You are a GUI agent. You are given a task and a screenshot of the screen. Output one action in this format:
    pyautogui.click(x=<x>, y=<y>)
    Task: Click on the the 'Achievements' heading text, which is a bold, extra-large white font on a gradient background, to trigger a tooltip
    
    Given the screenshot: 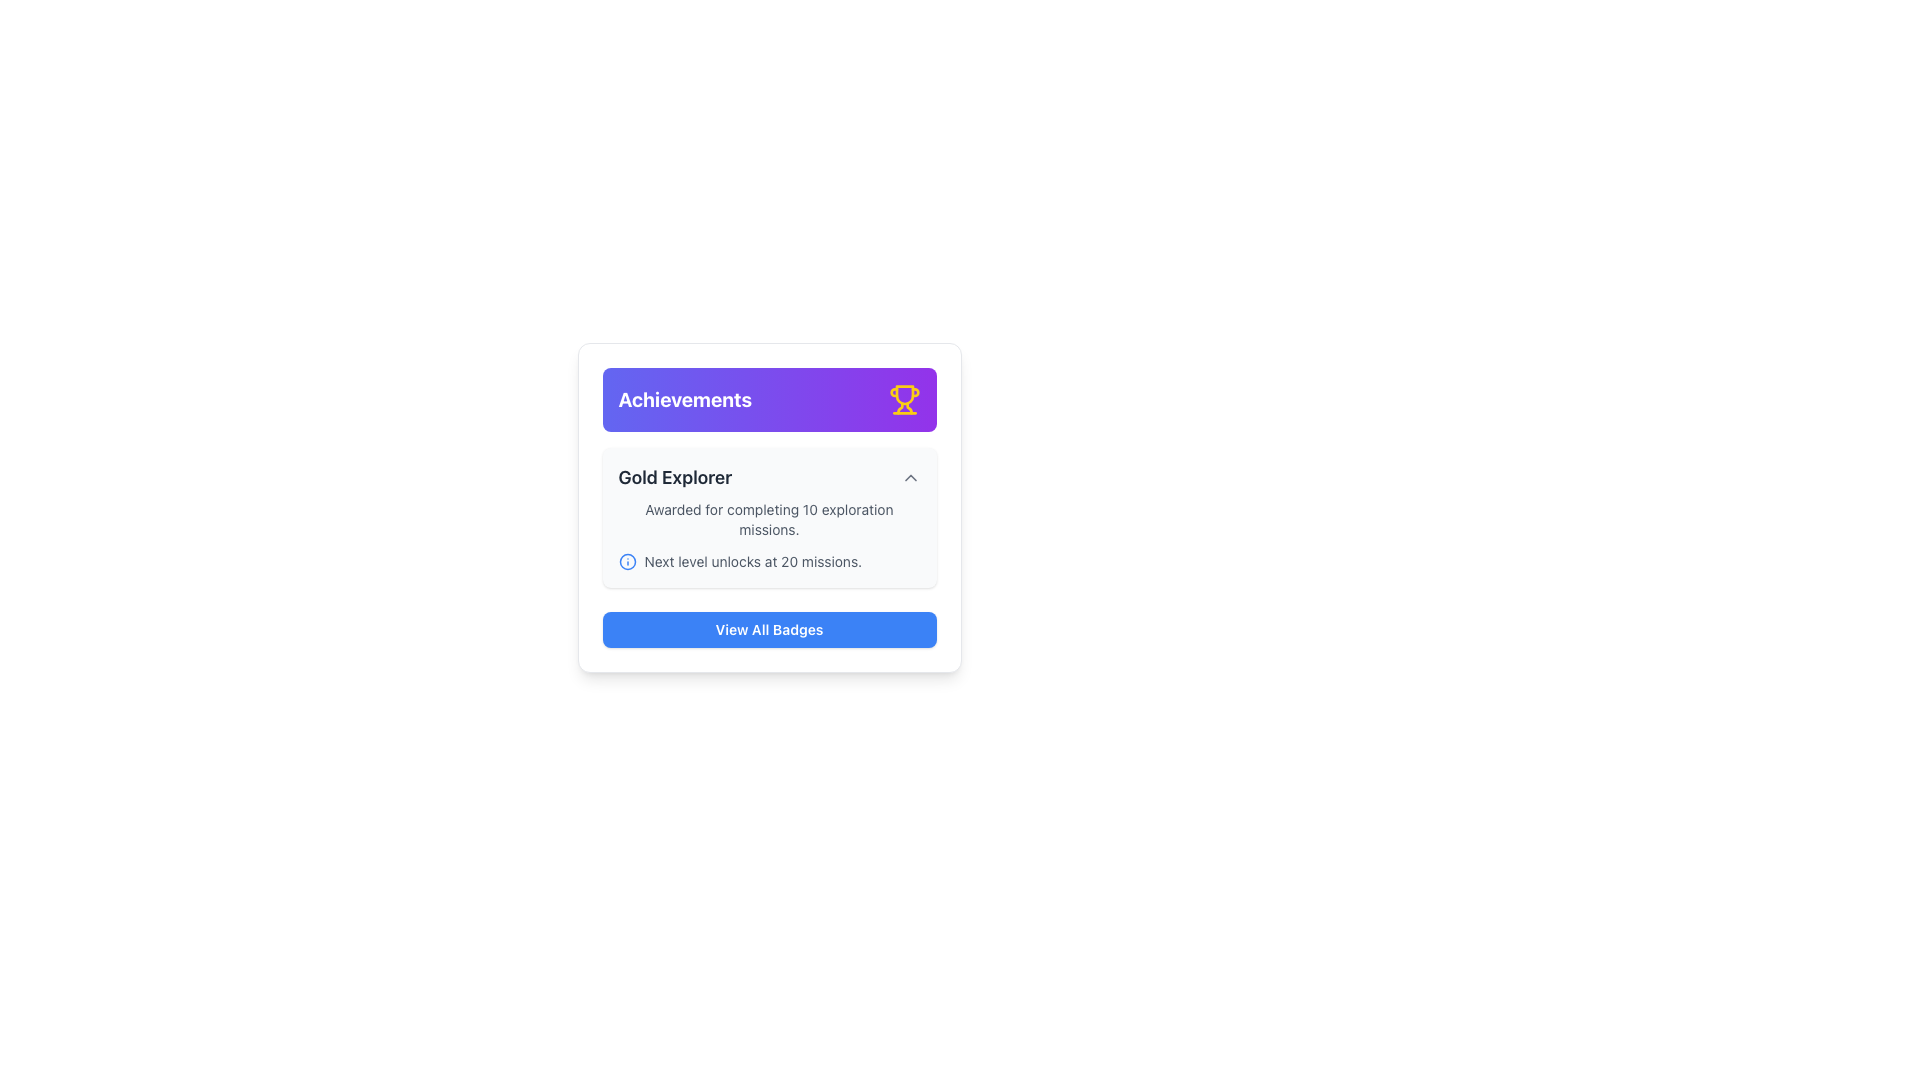 What is the action you would take?
    pyautogui.click(x=685, y=400)
    